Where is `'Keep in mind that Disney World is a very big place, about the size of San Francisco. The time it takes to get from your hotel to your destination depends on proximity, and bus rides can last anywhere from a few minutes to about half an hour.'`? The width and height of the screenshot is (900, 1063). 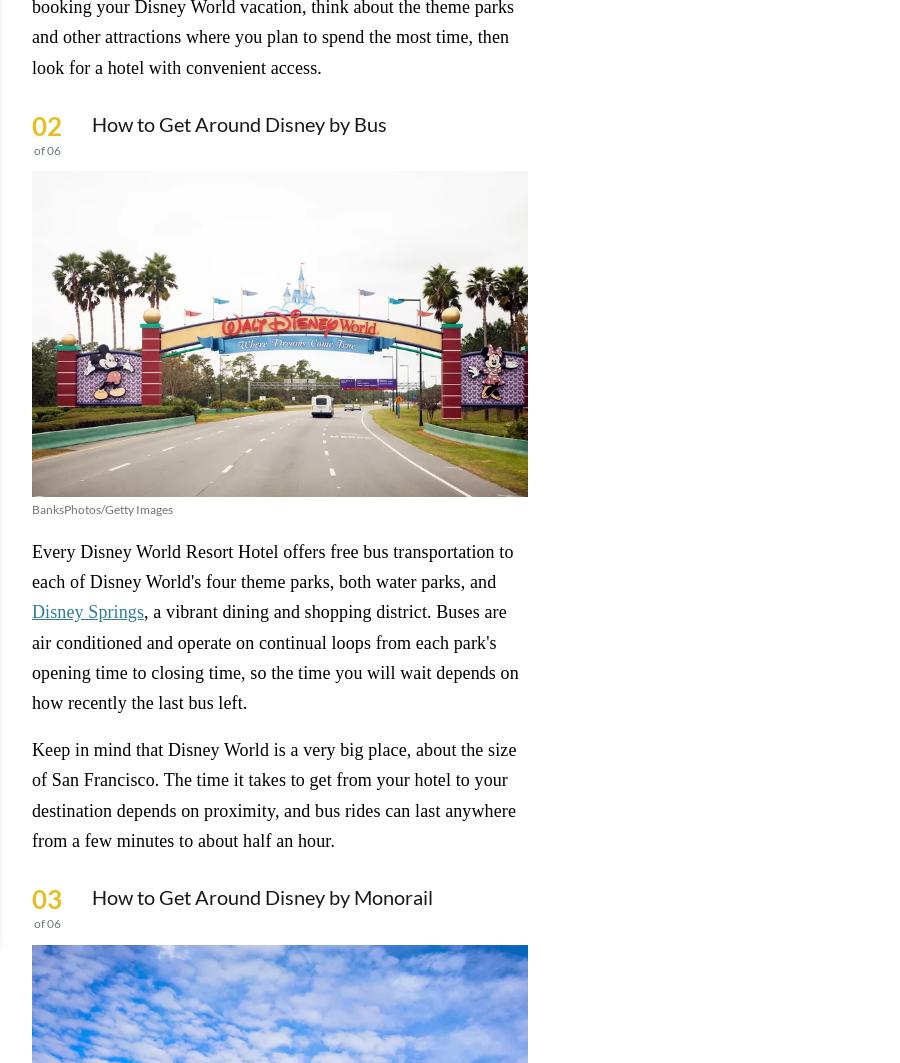
'Keep in mind that Disney World is a very big place, about the size of San Francisco. The time it takes to get from your hotel to your destination depends on proximity, and bus rides can last anywhere from a few minutes to about half an hour.' is located at coordinates (272, 793).